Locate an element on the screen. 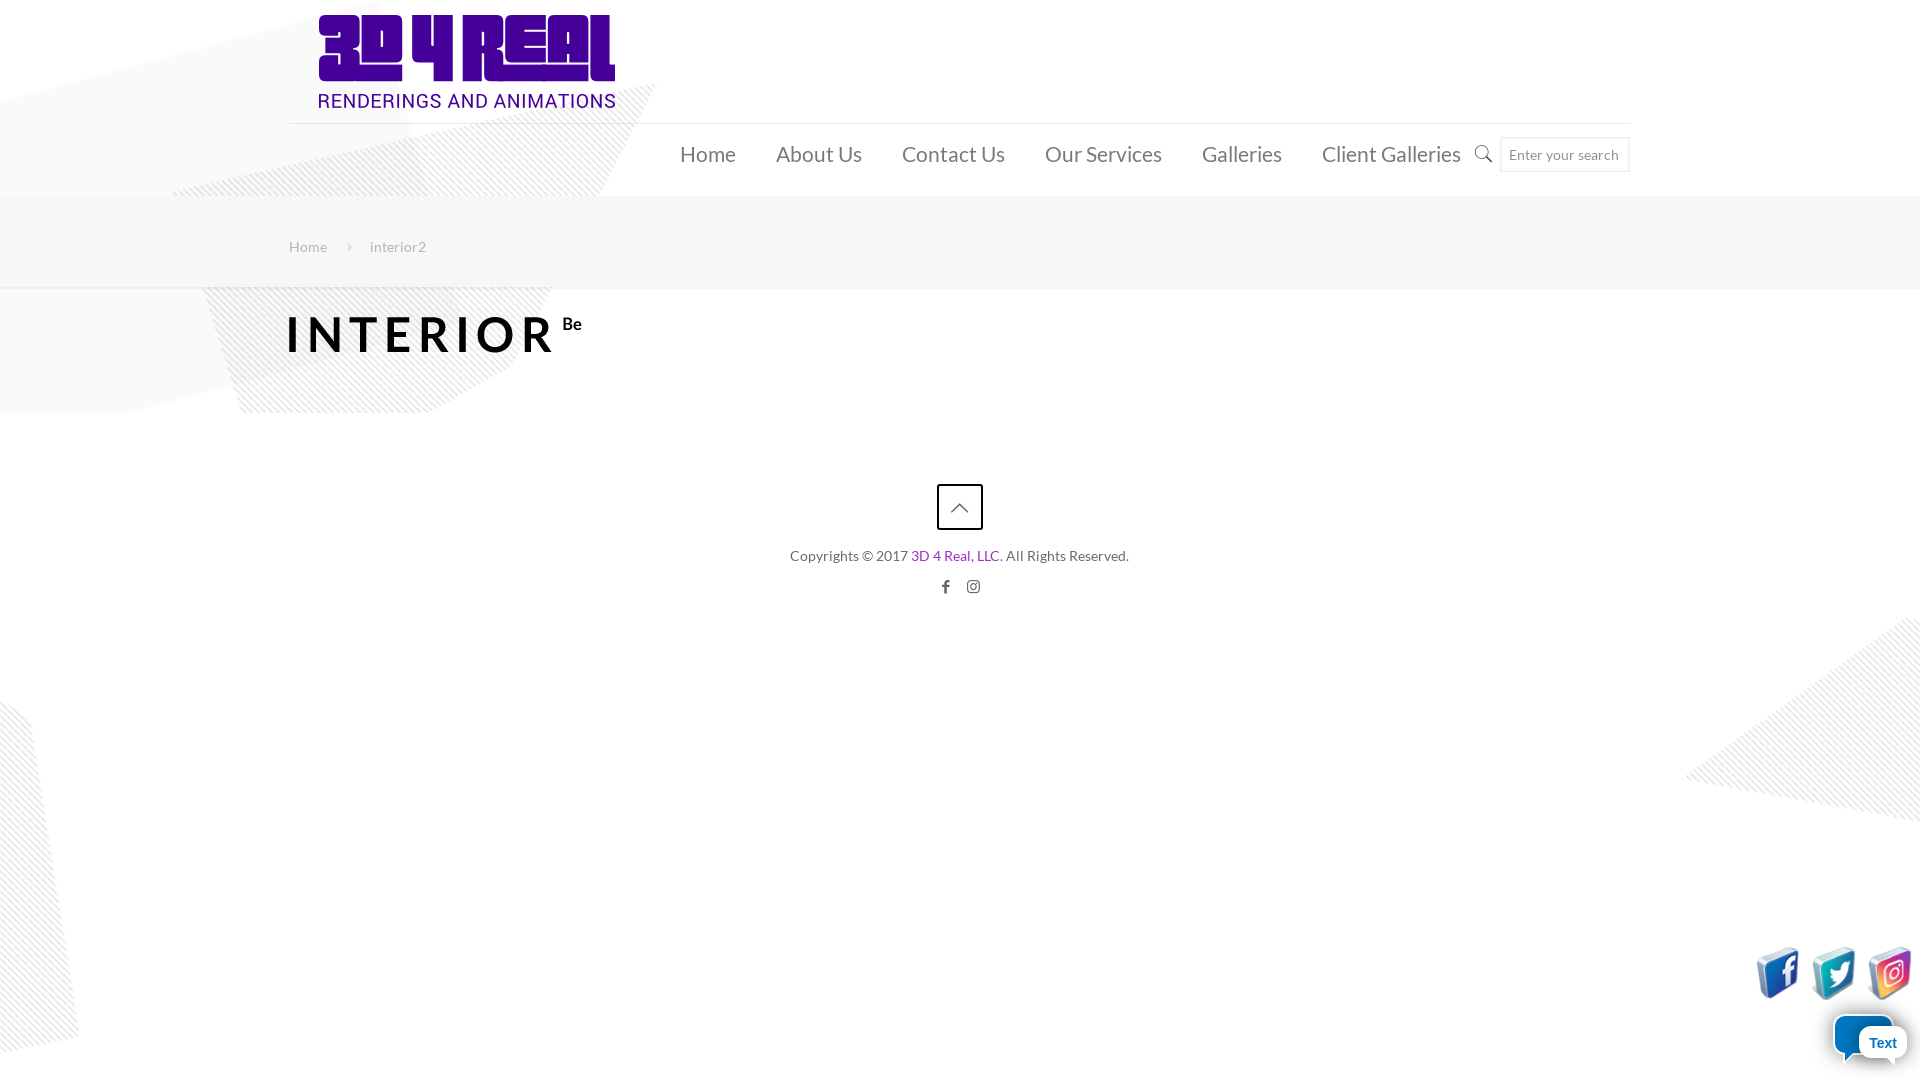 This screenshot has width=1920, height=1080. '3D 4 Real Renderings' is located at coordinates (465, 60).